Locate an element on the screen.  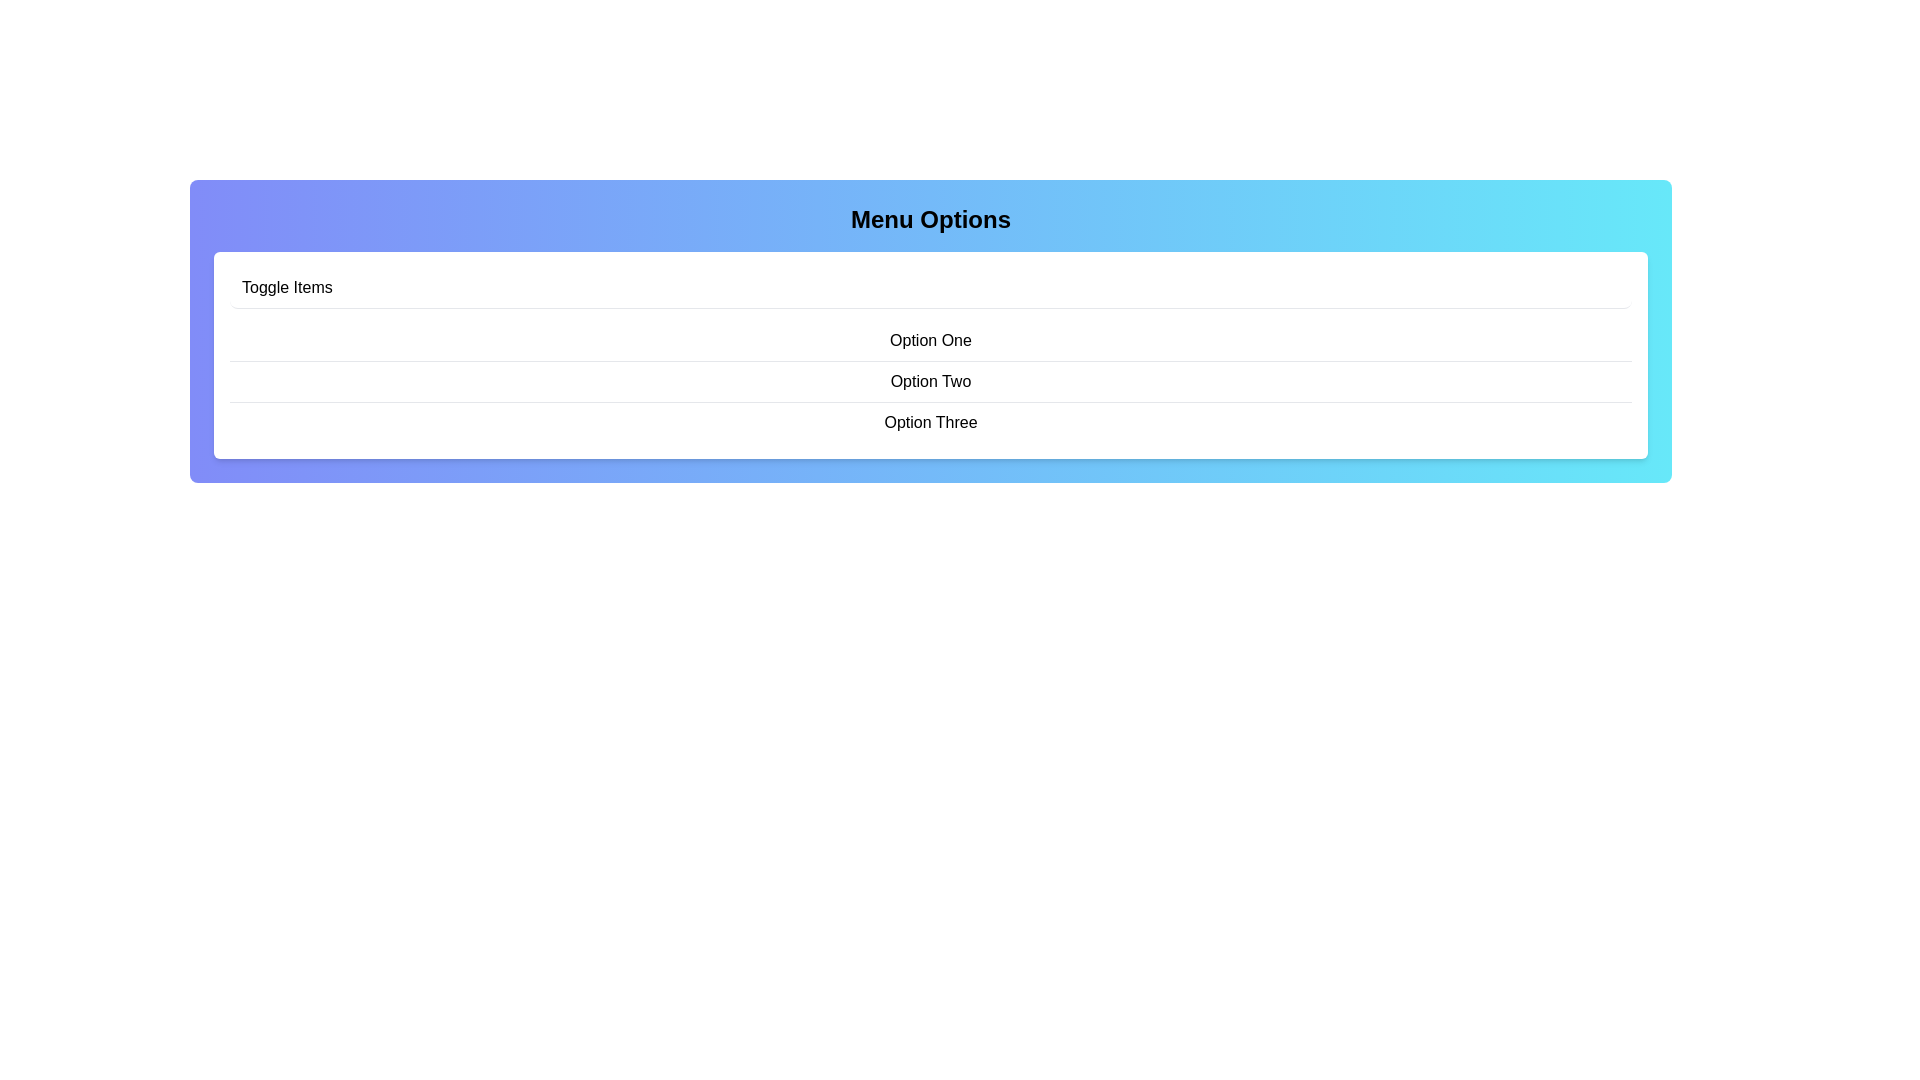
the static header text 'Menu Options' is located at coordinates (930, 219).